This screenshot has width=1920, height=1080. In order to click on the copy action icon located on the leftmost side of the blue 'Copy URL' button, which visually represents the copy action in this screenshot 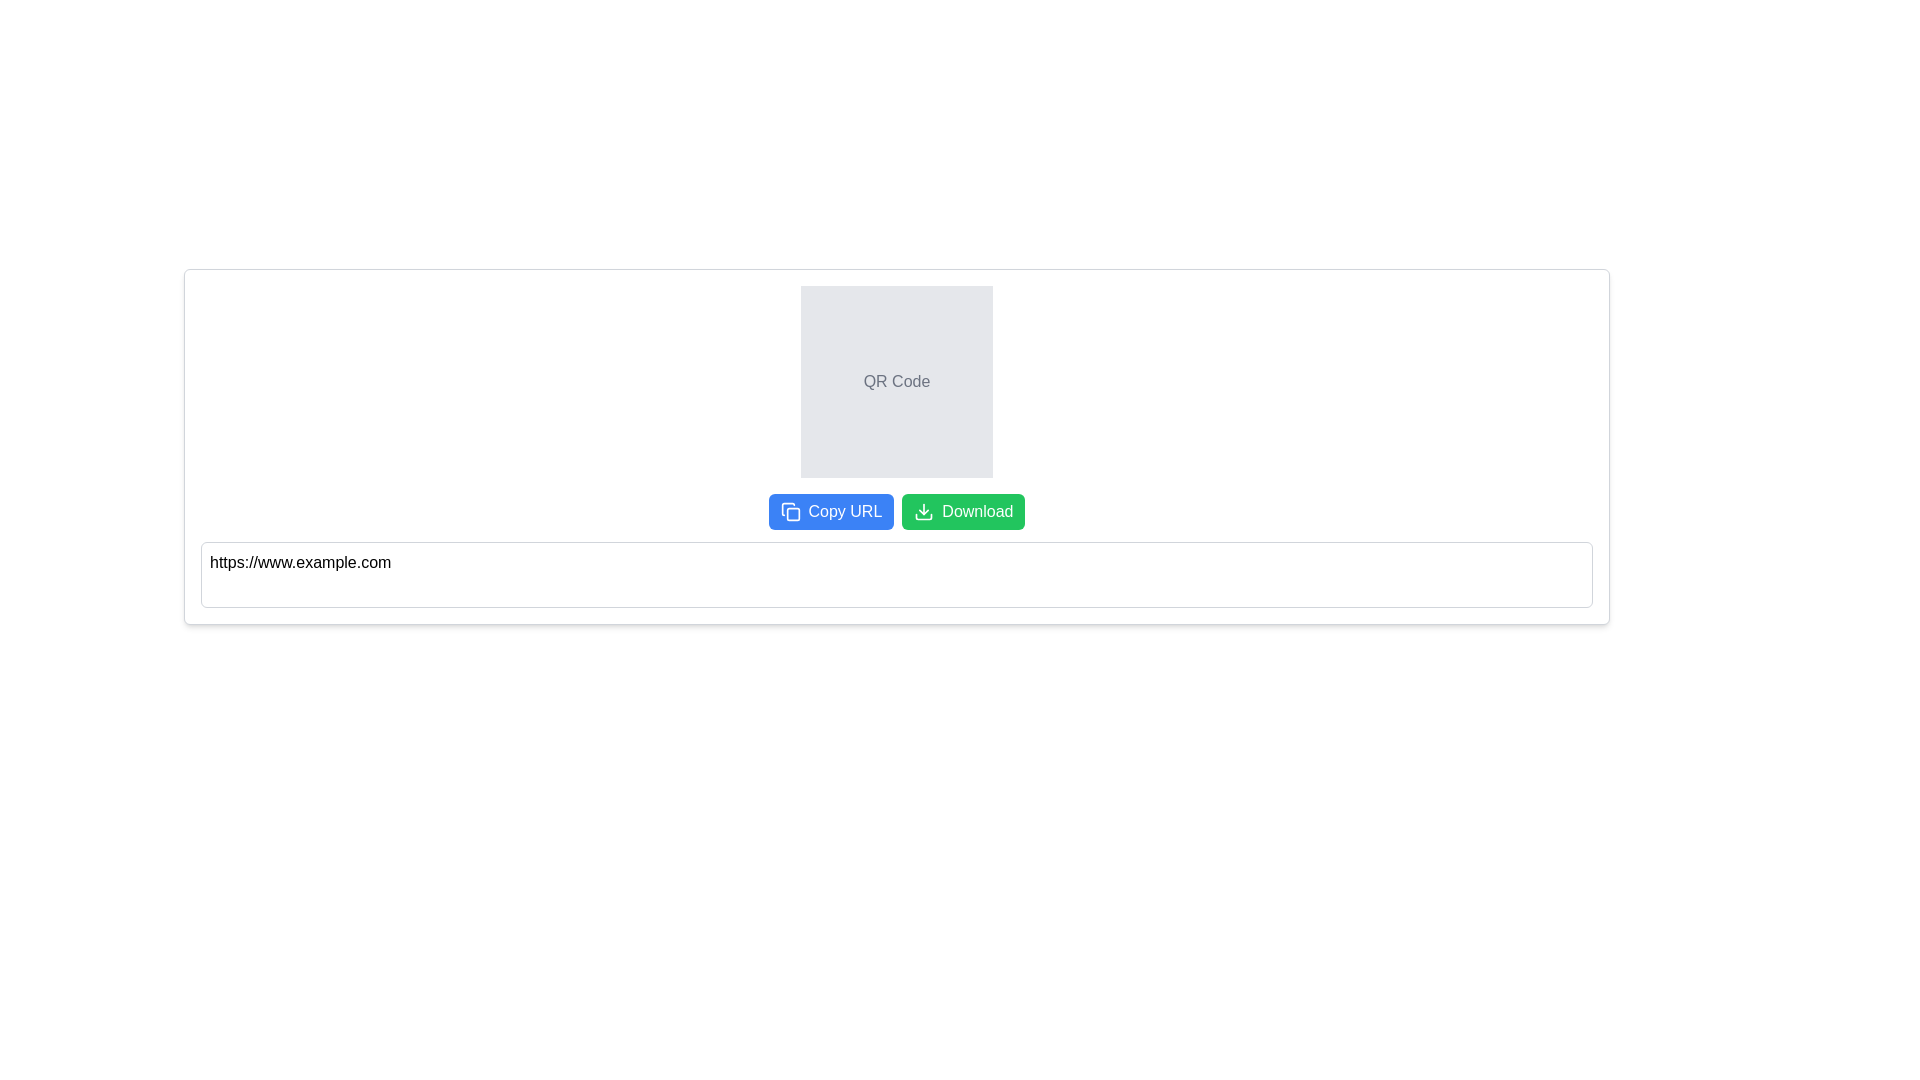, I will do `click(789, 511)`.